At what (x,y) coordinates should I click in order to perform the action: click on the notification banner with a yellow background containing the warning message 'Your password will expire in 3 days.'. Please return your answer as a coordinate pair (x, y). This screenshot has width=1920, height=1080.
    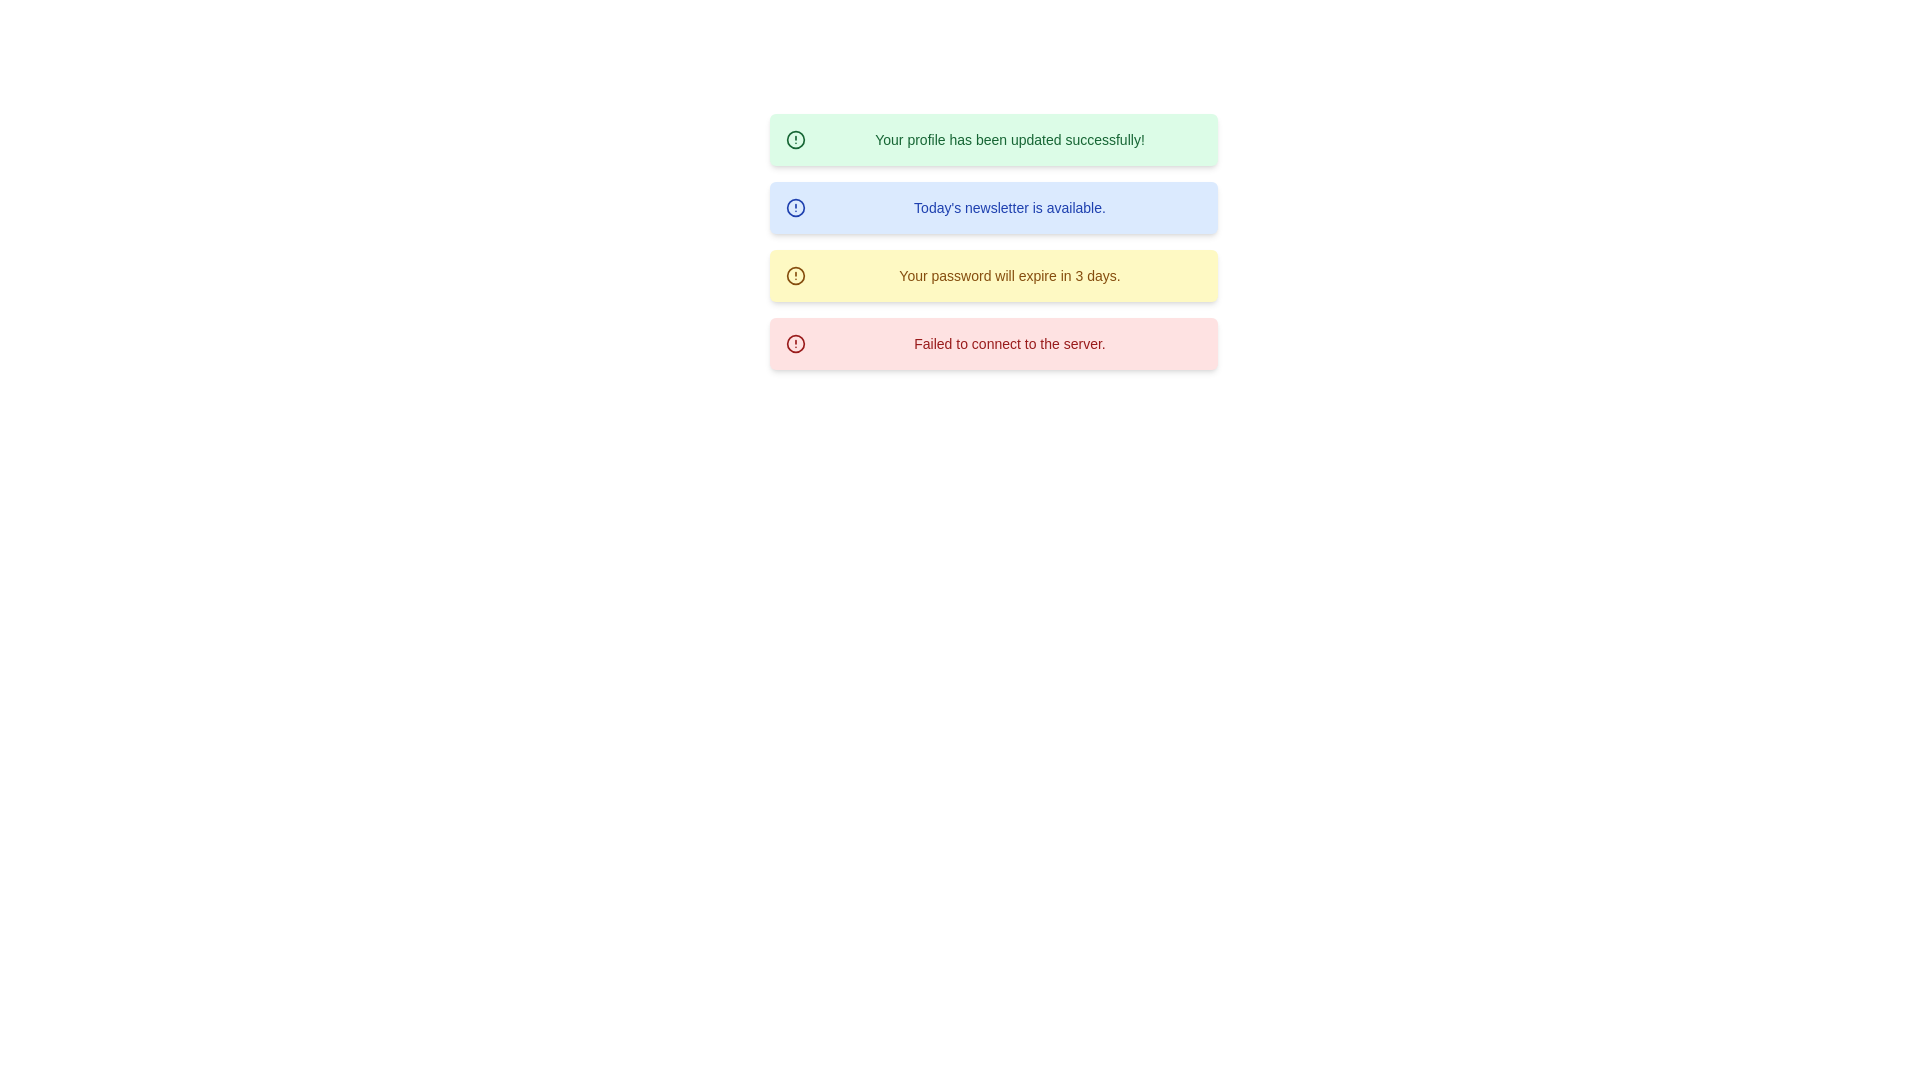
    Looking at the image, I should click on (993, 276).